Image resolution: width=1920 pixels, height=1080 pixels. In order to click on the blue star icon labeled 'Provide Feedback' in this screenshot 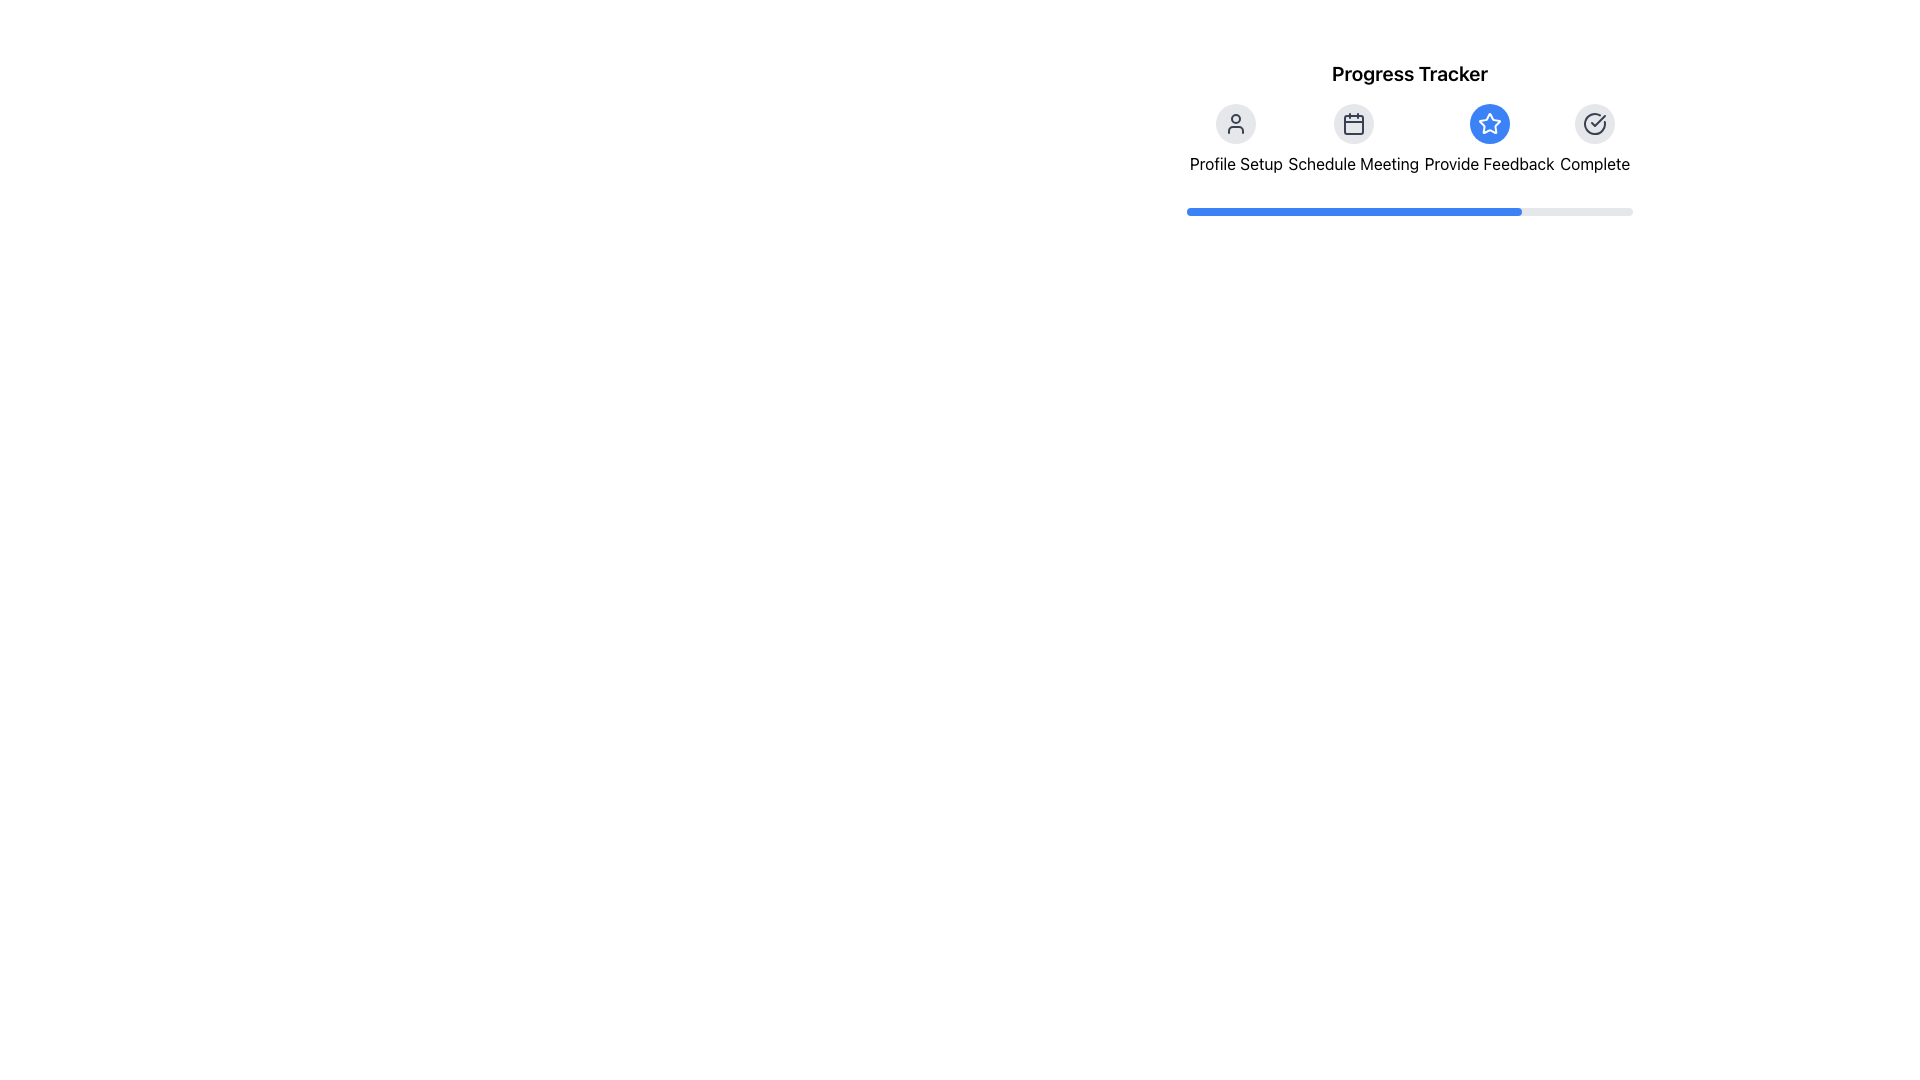, I will do `click(1489, 138)`.